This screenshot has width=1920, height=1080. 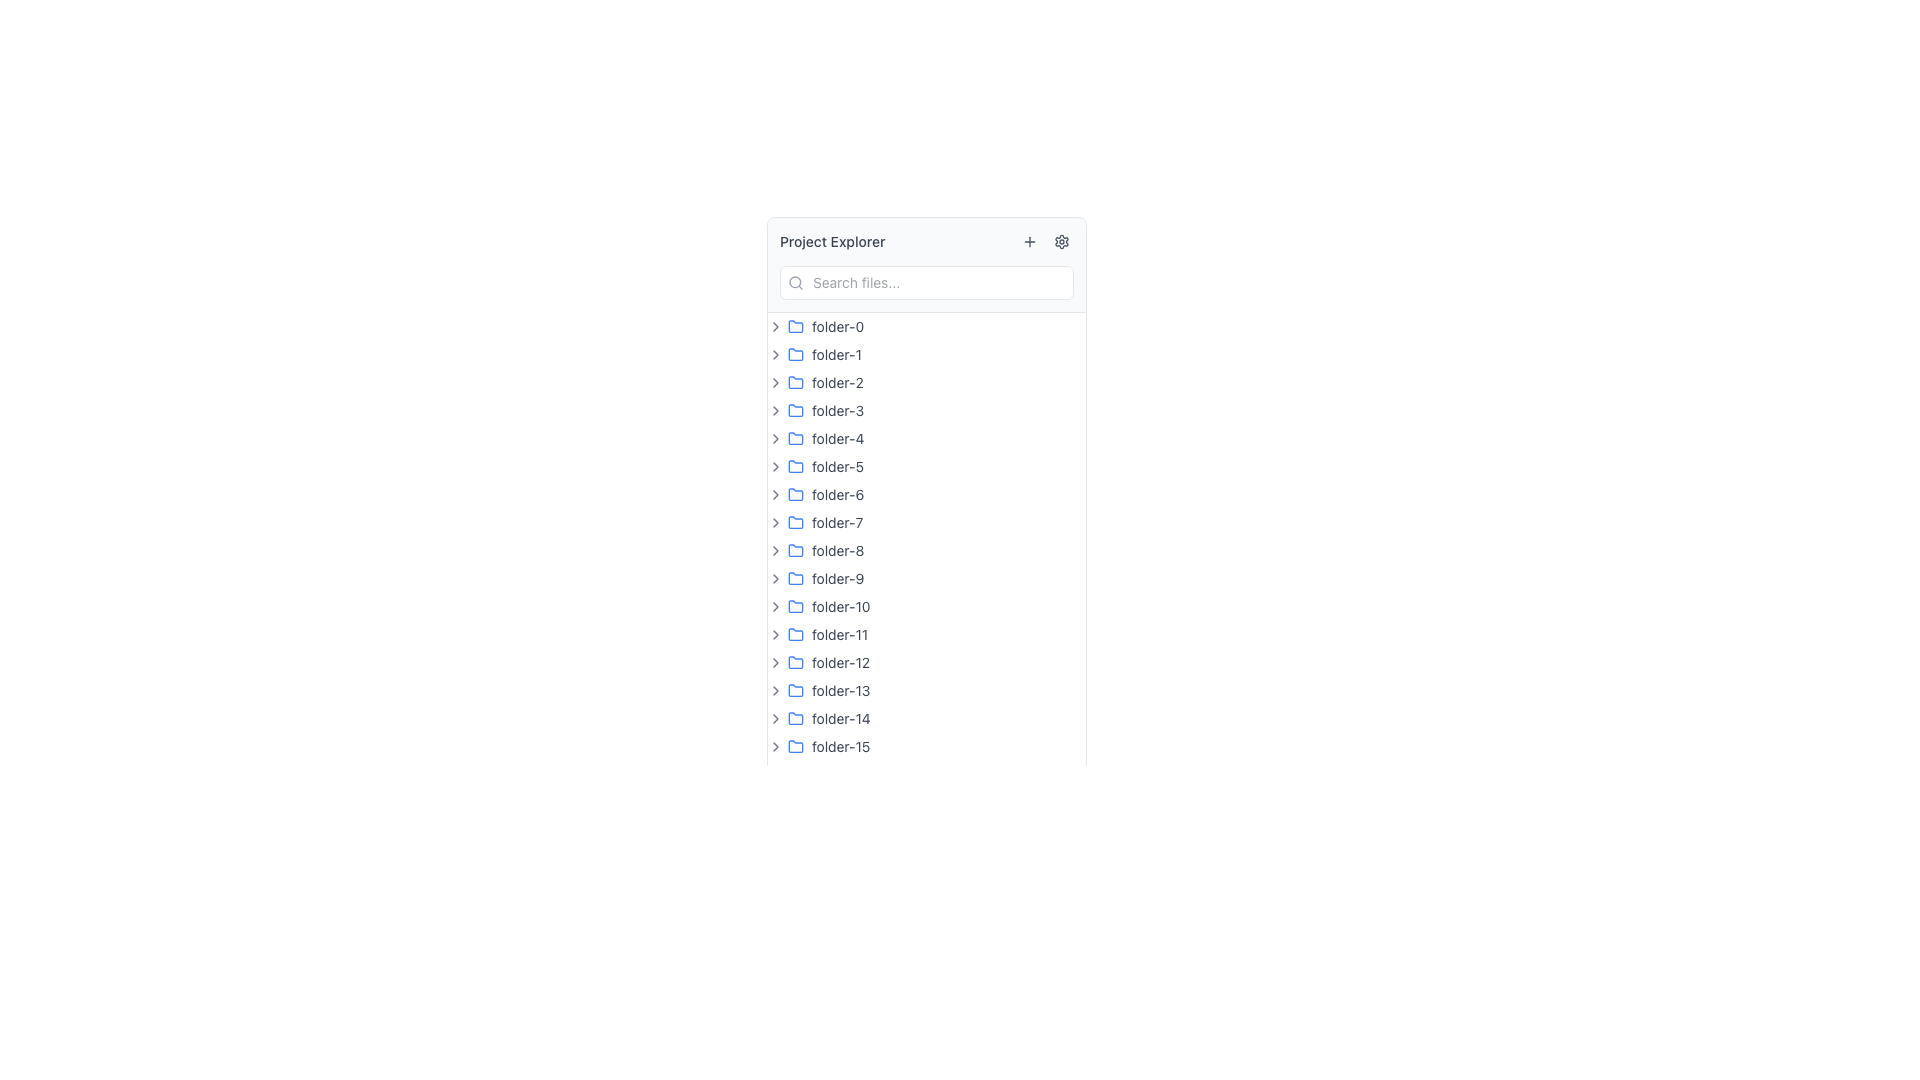 What do you see at coordinates (795, 716) in the screenshot?
I see `the folder icon representing 'folder-14', which is the fourteenth entry in the vertically listed folder hierarchy` at bounding box center [795, 716].